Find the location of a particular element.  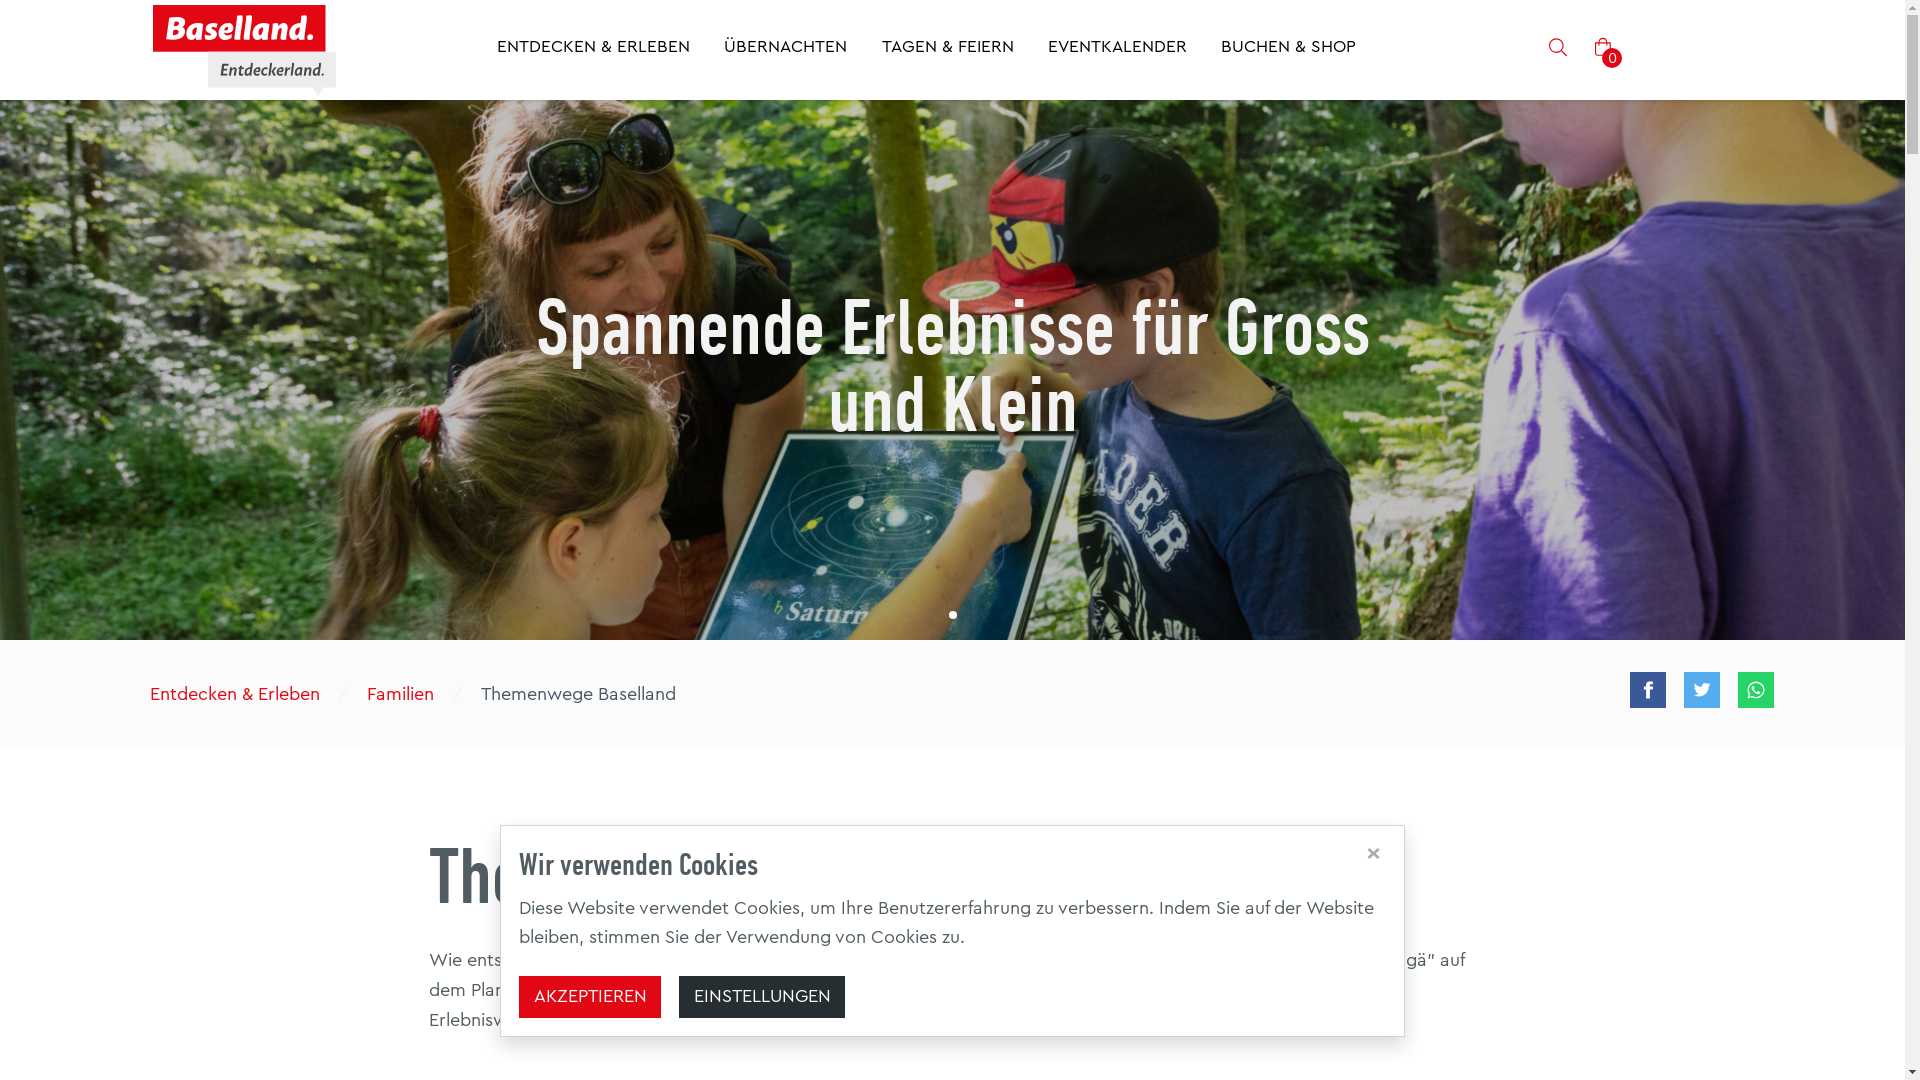

'BUCHEN & SHOP' is located at coordinates (1219, 49).